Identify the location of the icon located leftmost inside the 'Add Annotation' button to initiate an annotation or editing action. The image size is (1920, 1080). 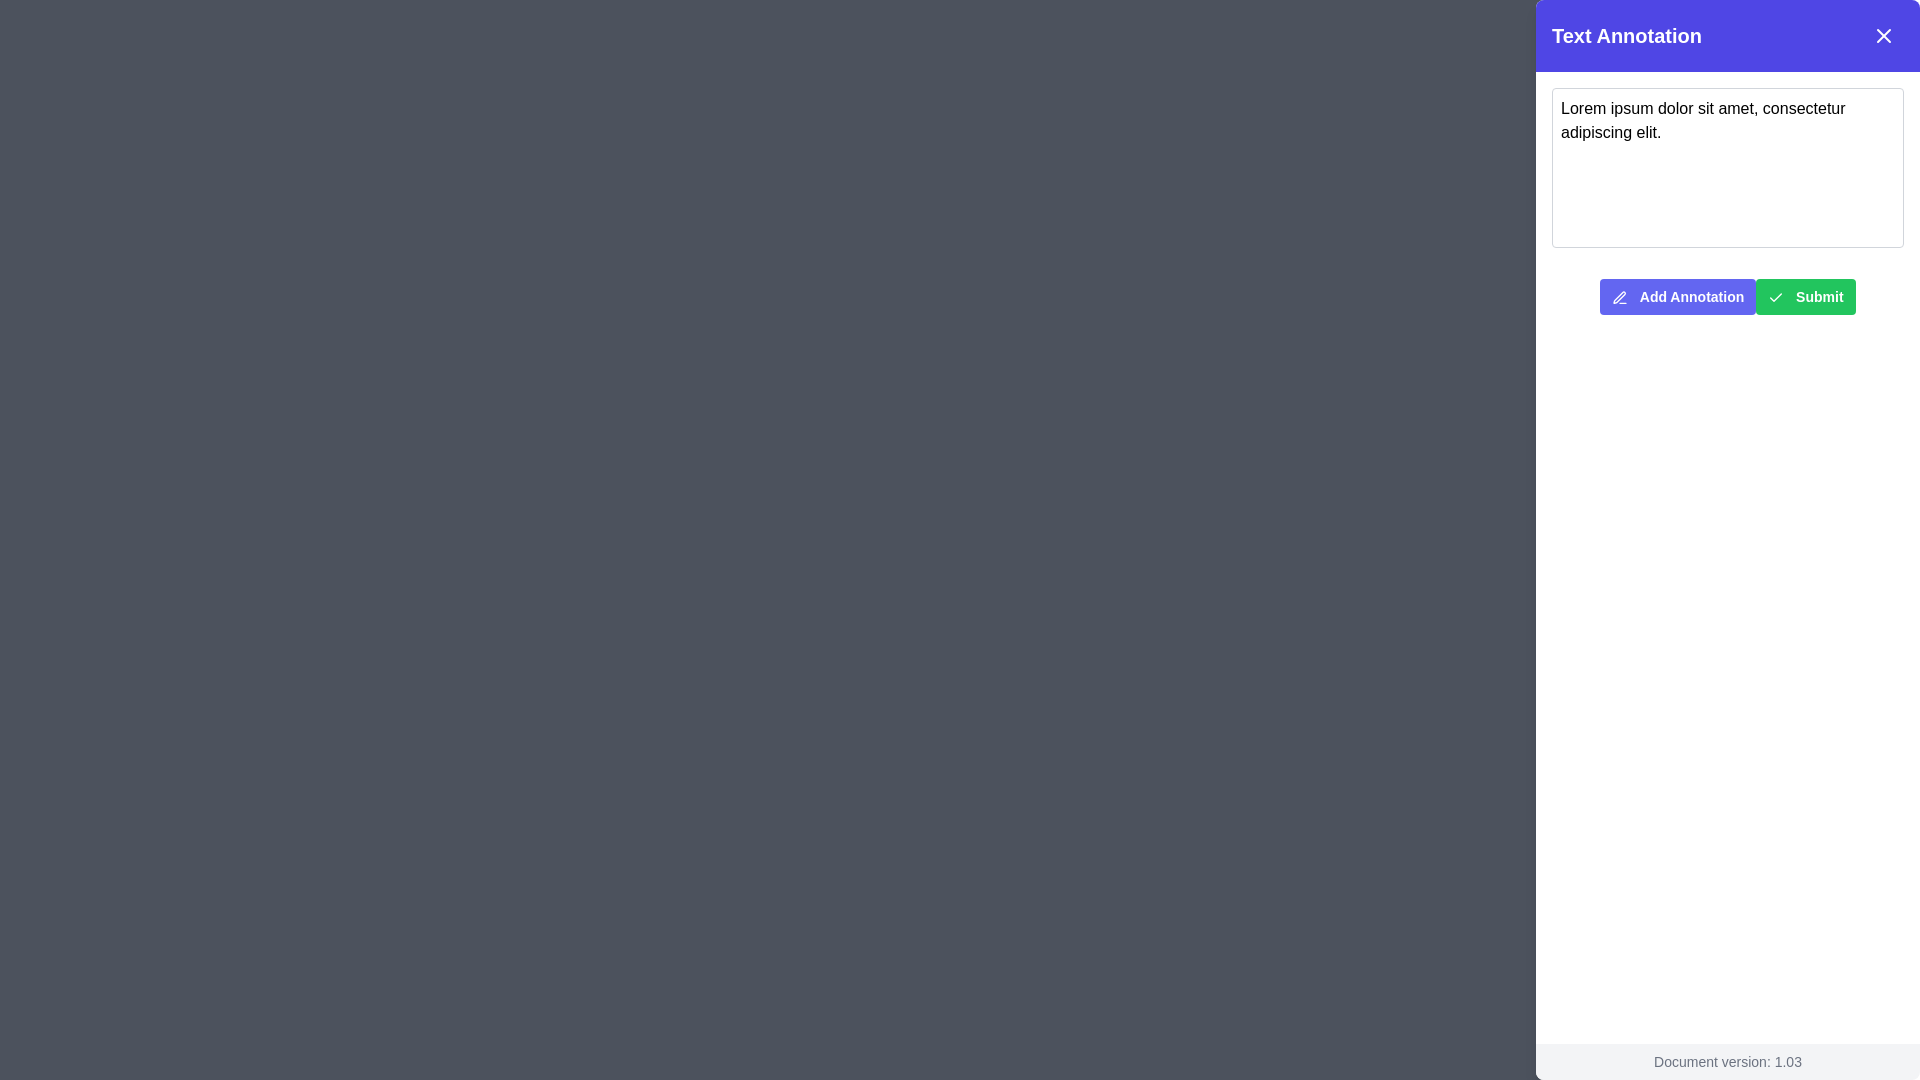
(1620, 298).